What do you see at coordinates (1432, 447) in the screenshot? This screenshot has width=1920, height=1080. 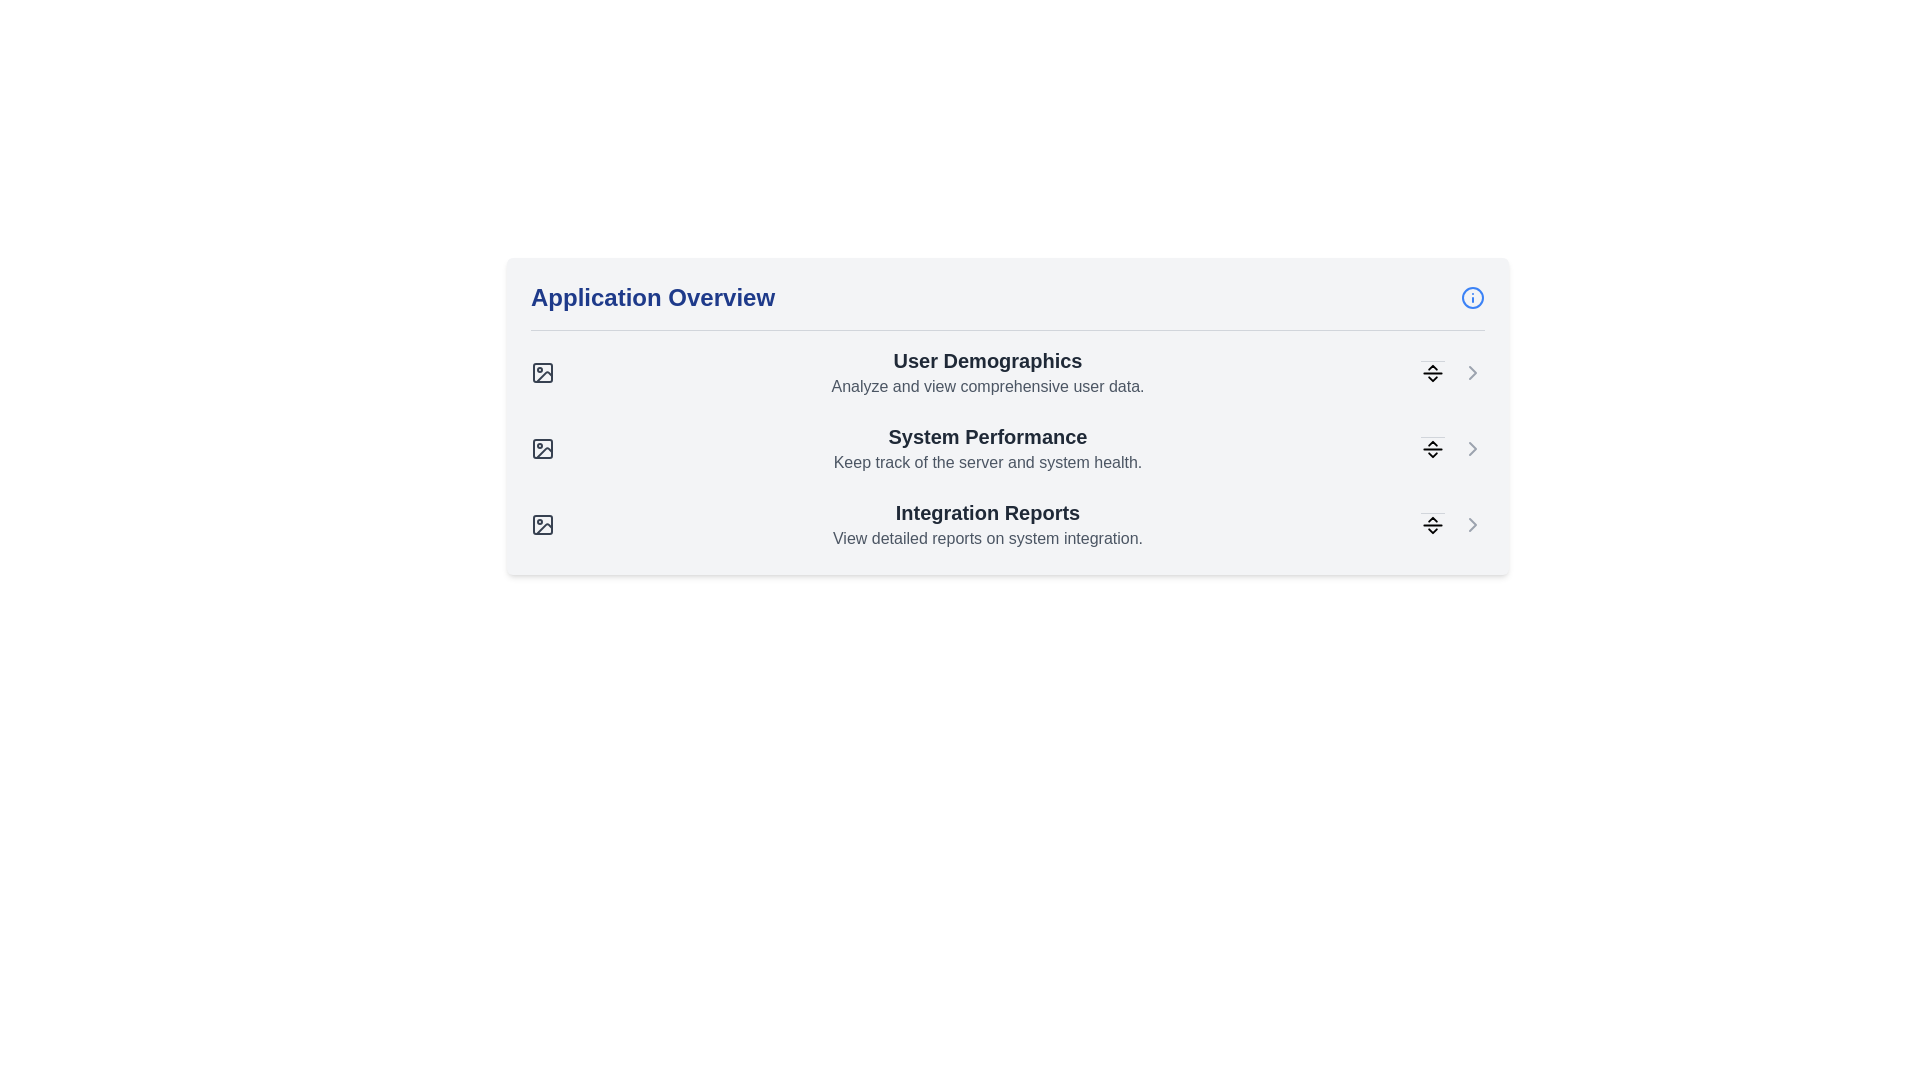 I see `the interactive control icon, which features two arrow-like indicators pointing up and down, located next` at bounding box center [1432, 447].